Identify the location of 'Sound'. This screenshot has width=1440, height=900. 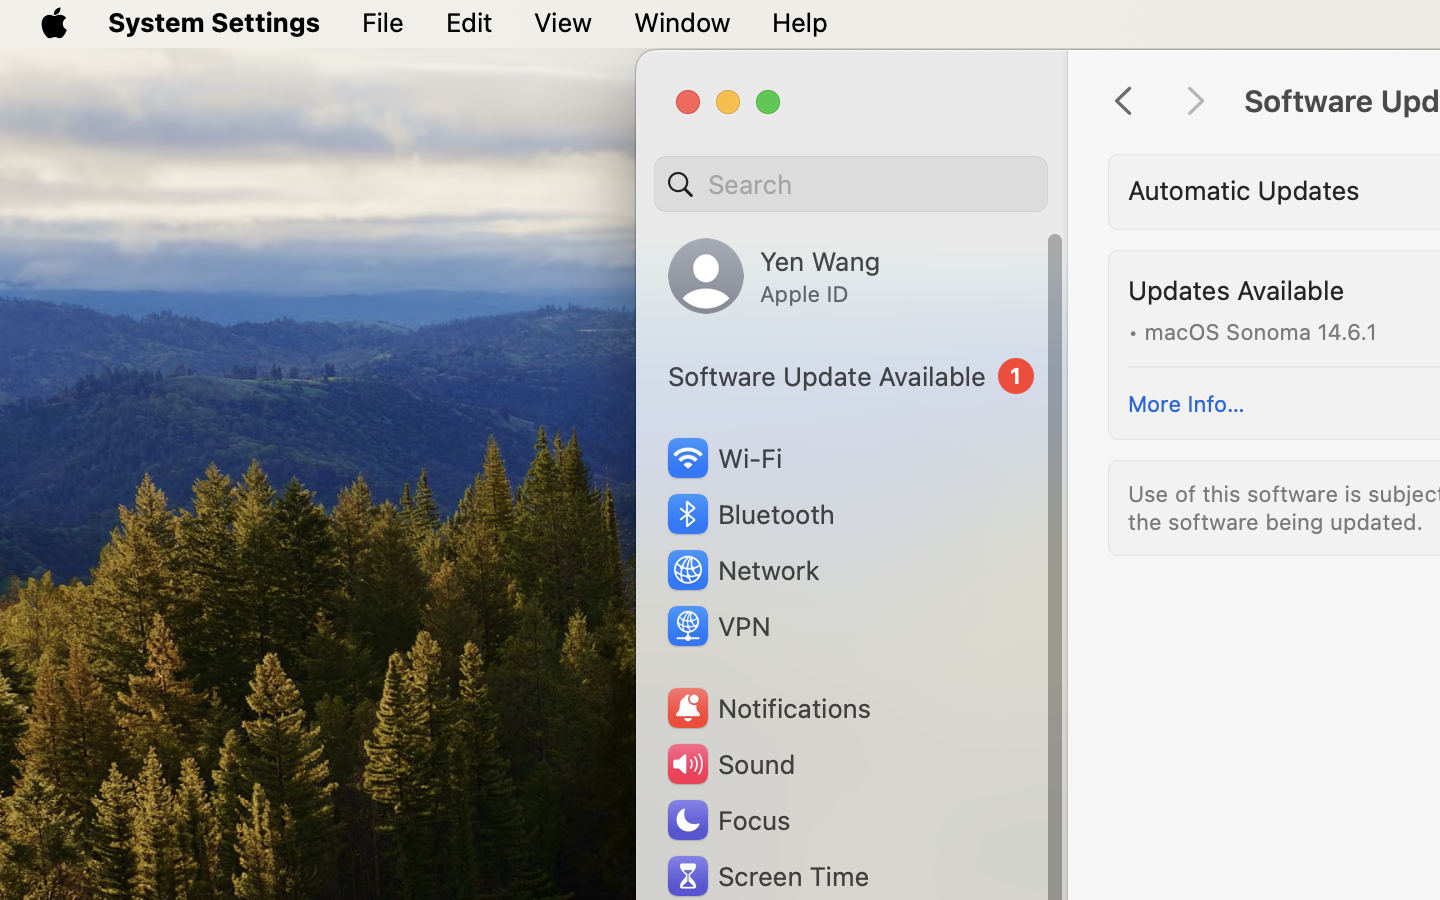
(728, 763).